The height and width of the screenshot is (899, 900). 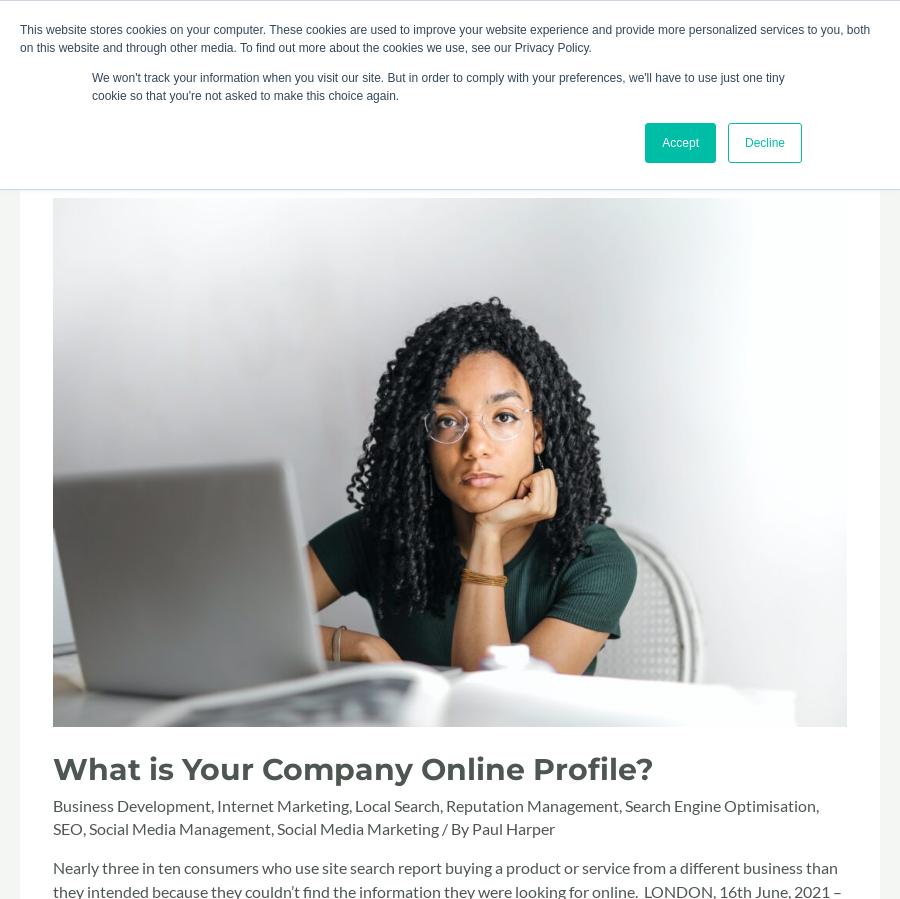 I want to click on 'We won't track your information when you visit our site. But in order to comply with your preferences, we'll have to use just one tiny cookie so that you're not asked to make this choice again.', so click(x=438, y=86).